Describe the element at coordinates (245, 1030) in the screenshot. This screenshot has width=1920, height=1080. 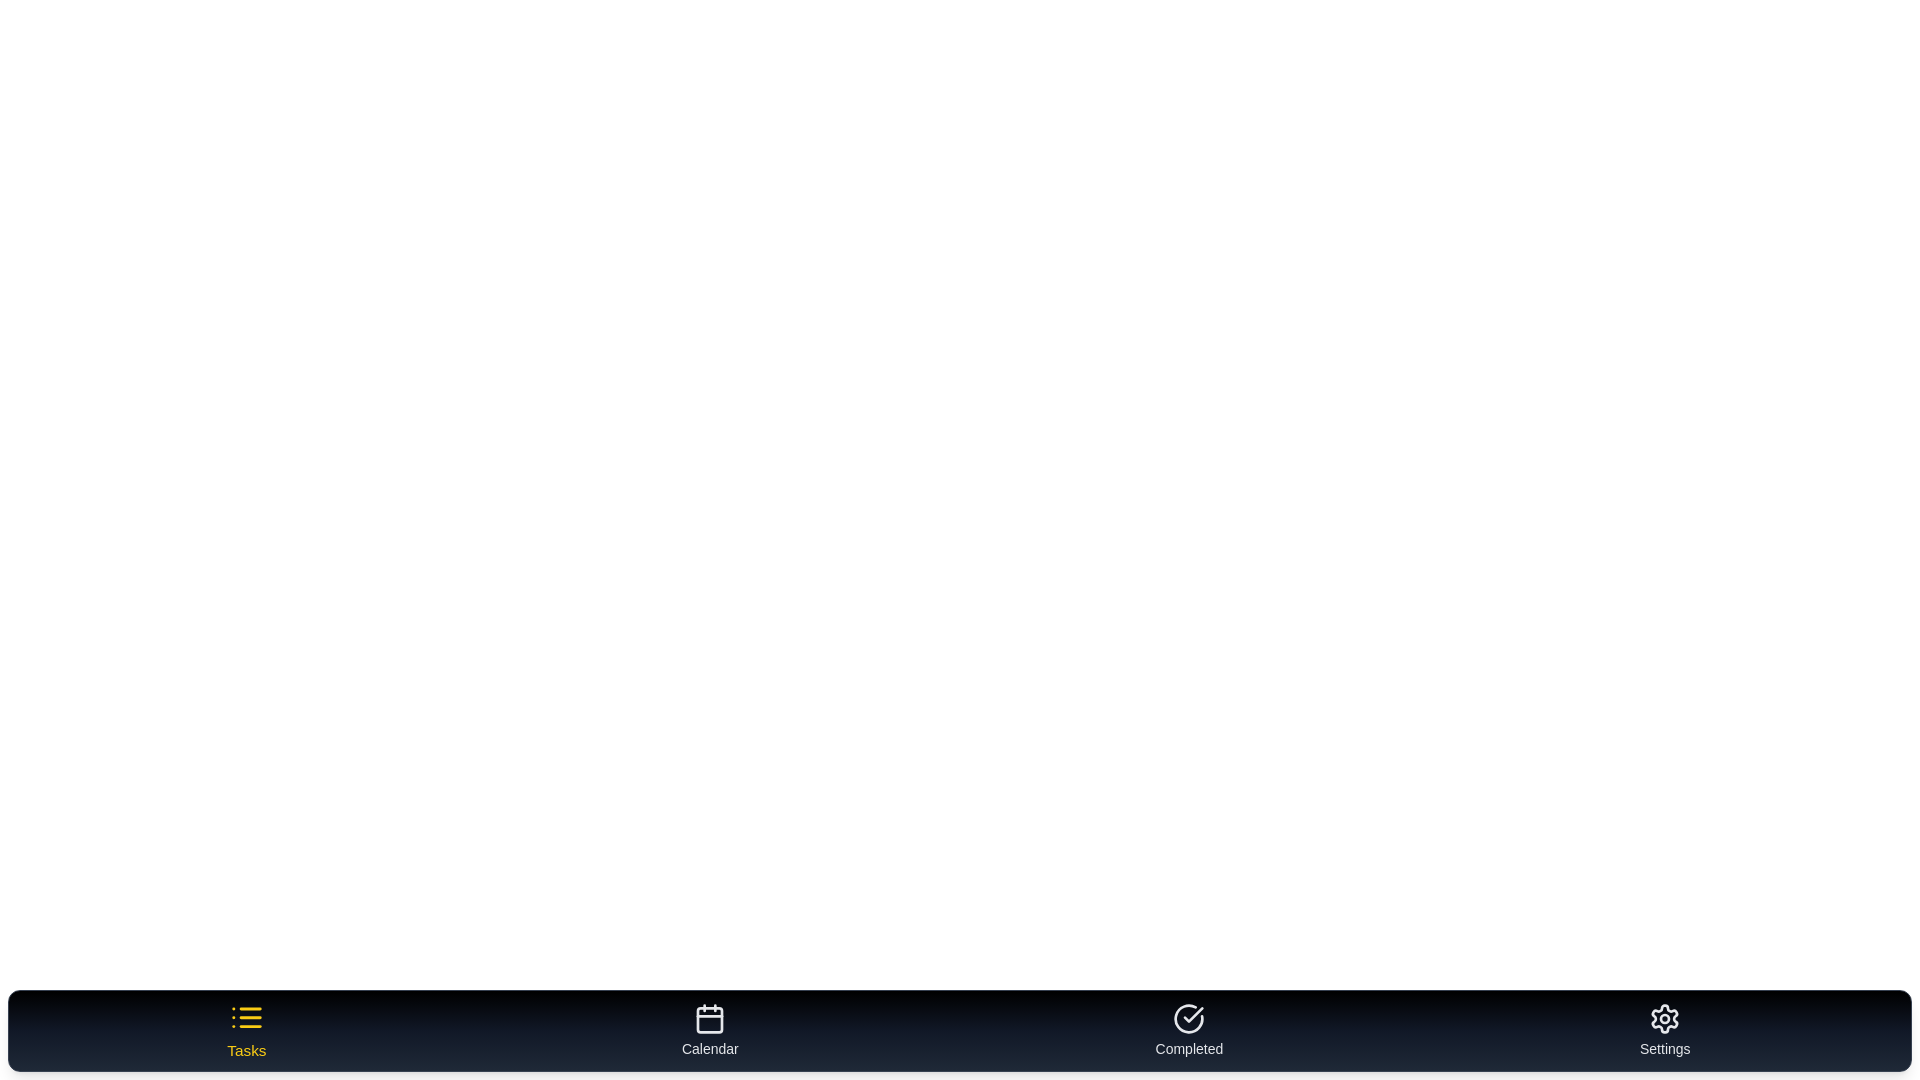
I see `the Tasks tab by clicking on it` at that location.